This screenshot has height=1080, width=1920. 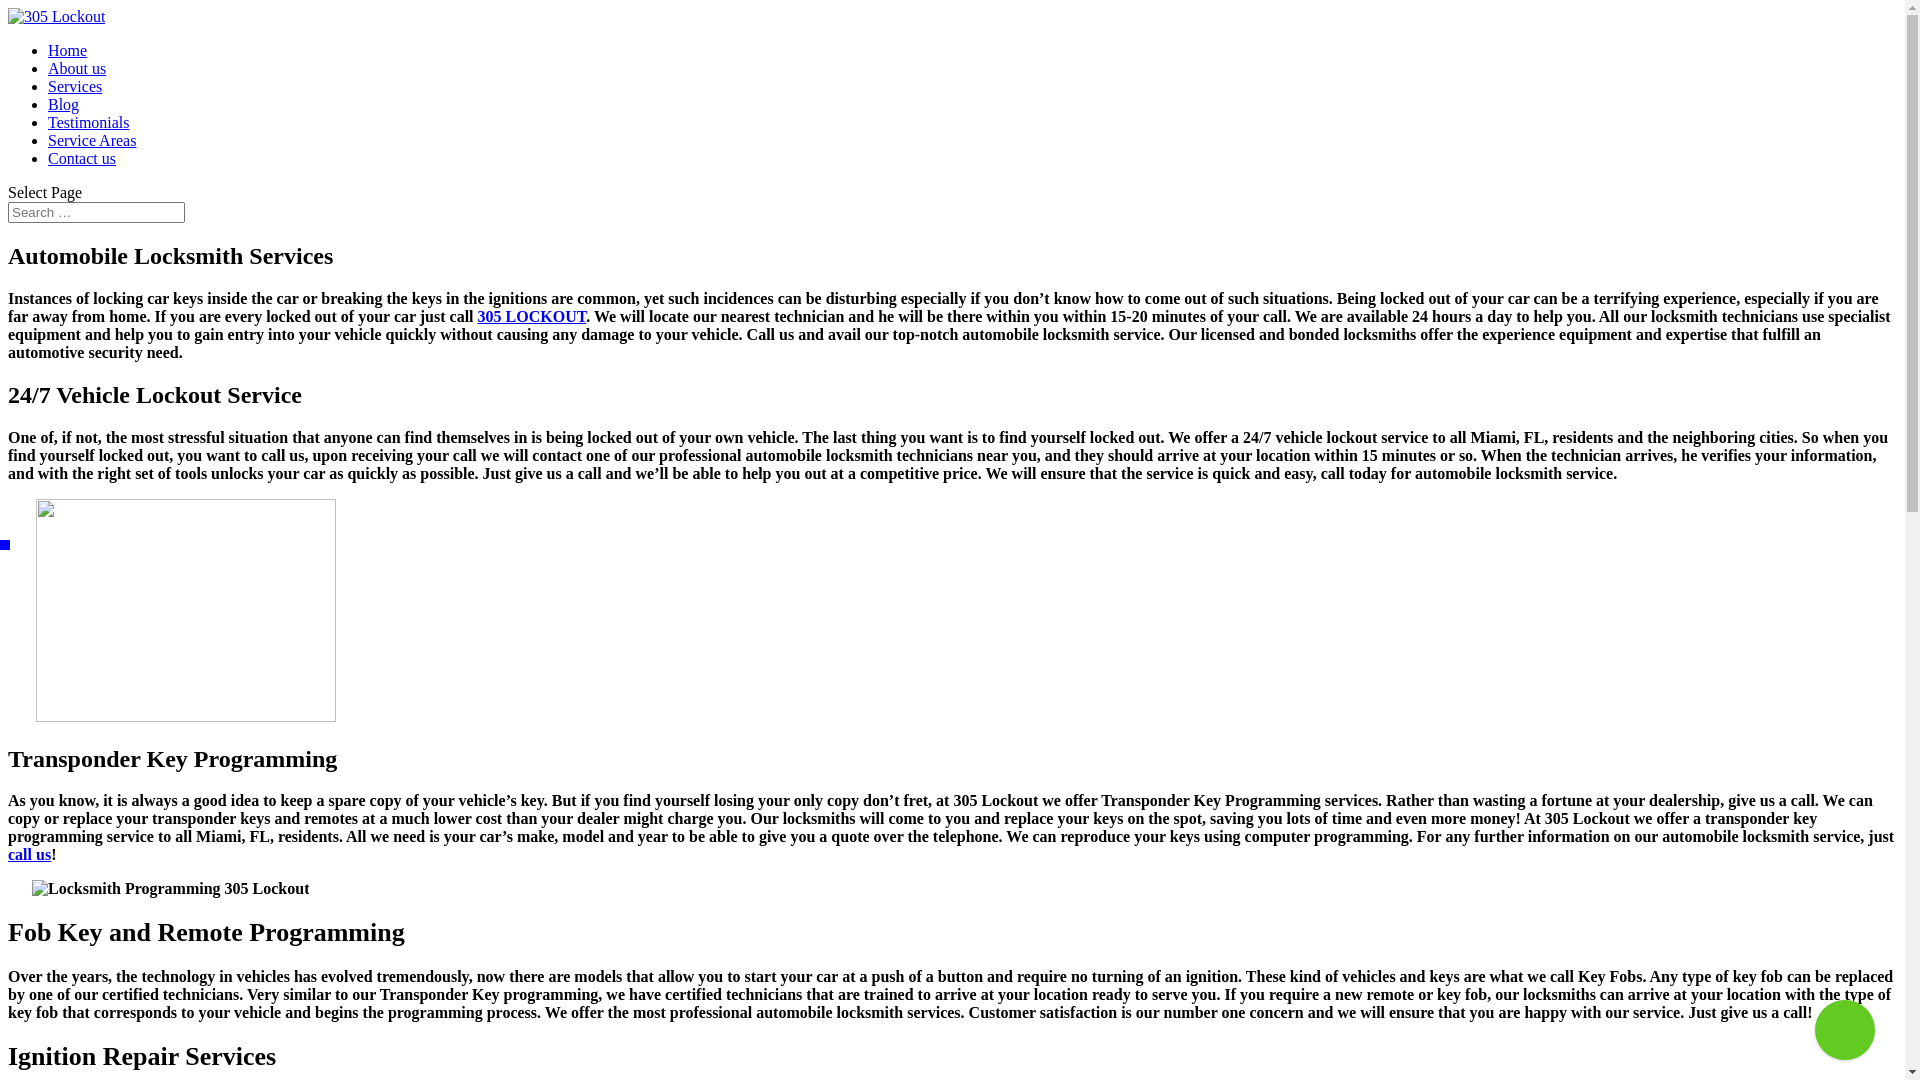 I want to click on 'call us', so click(x=29, y=854).